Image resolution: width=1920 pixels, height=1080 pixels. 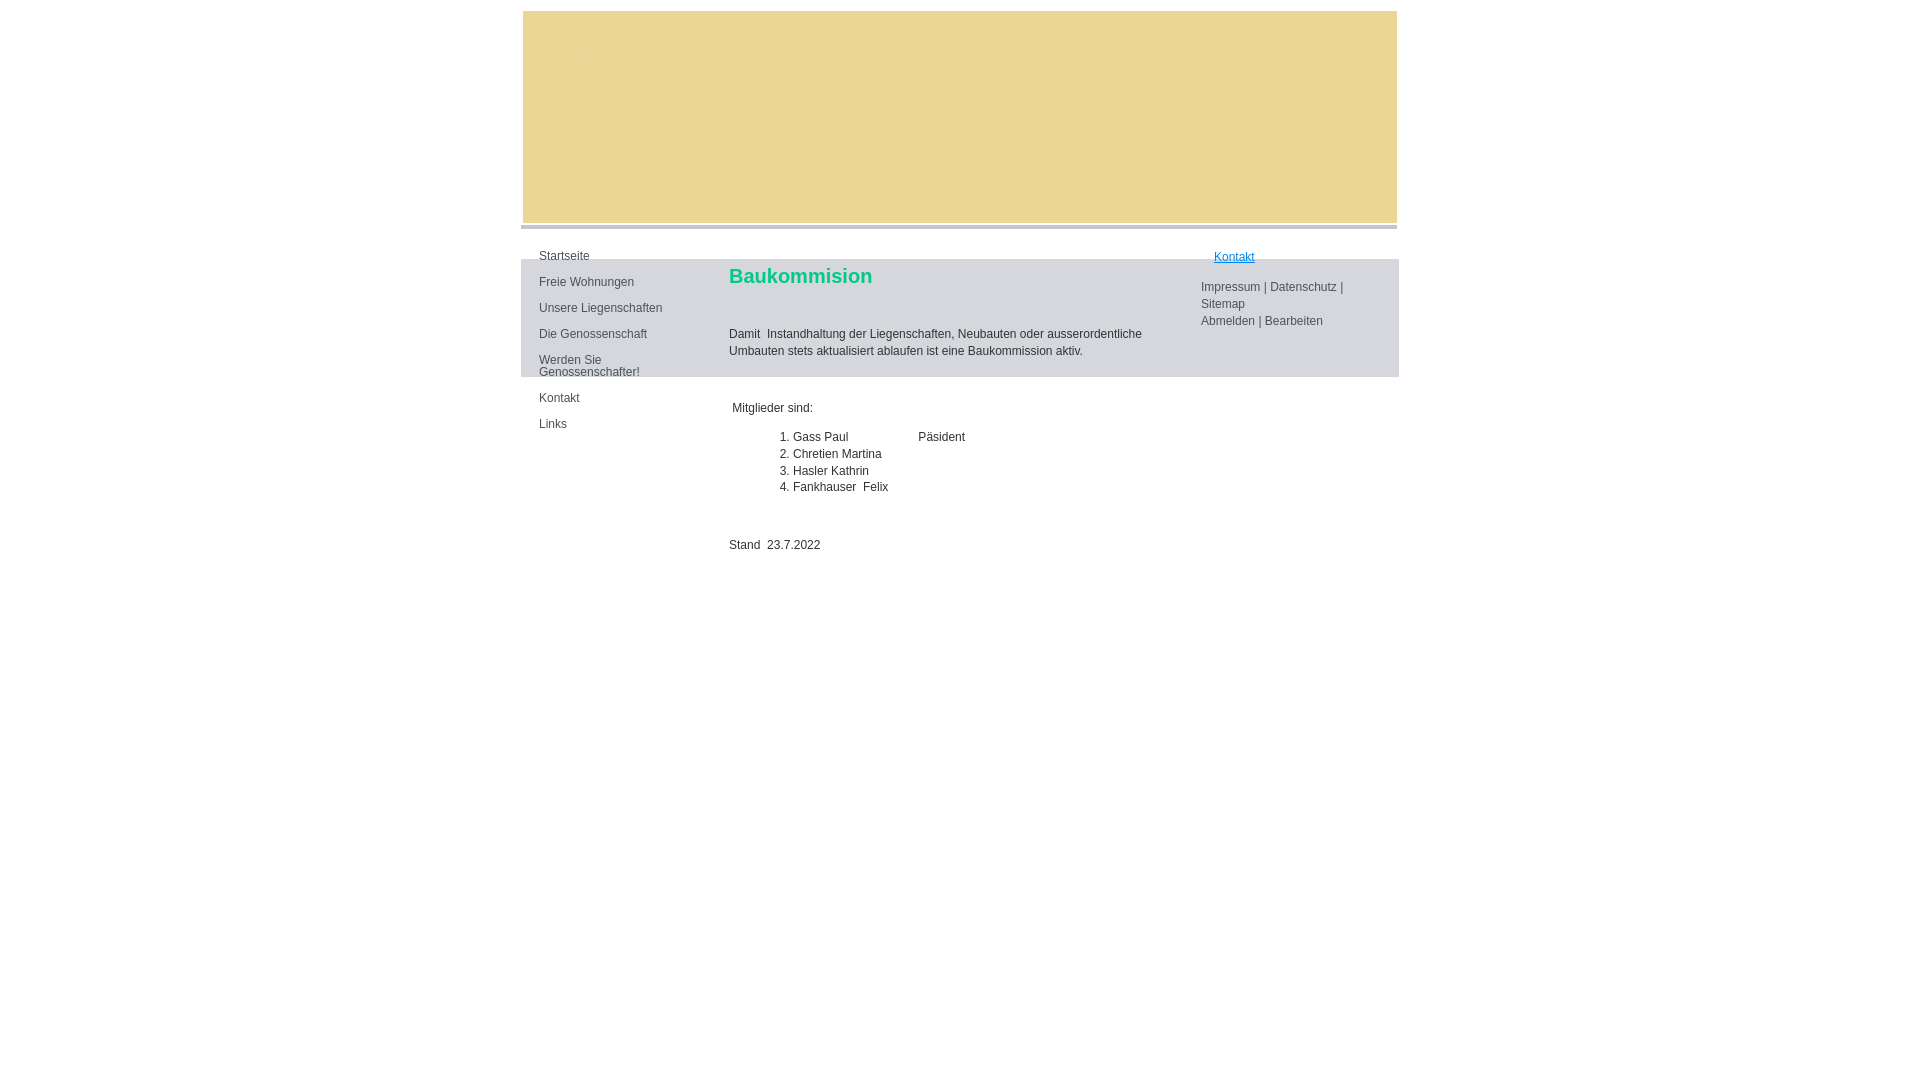 I want to click on 'Kontakt', so click(x=1233, y=256).